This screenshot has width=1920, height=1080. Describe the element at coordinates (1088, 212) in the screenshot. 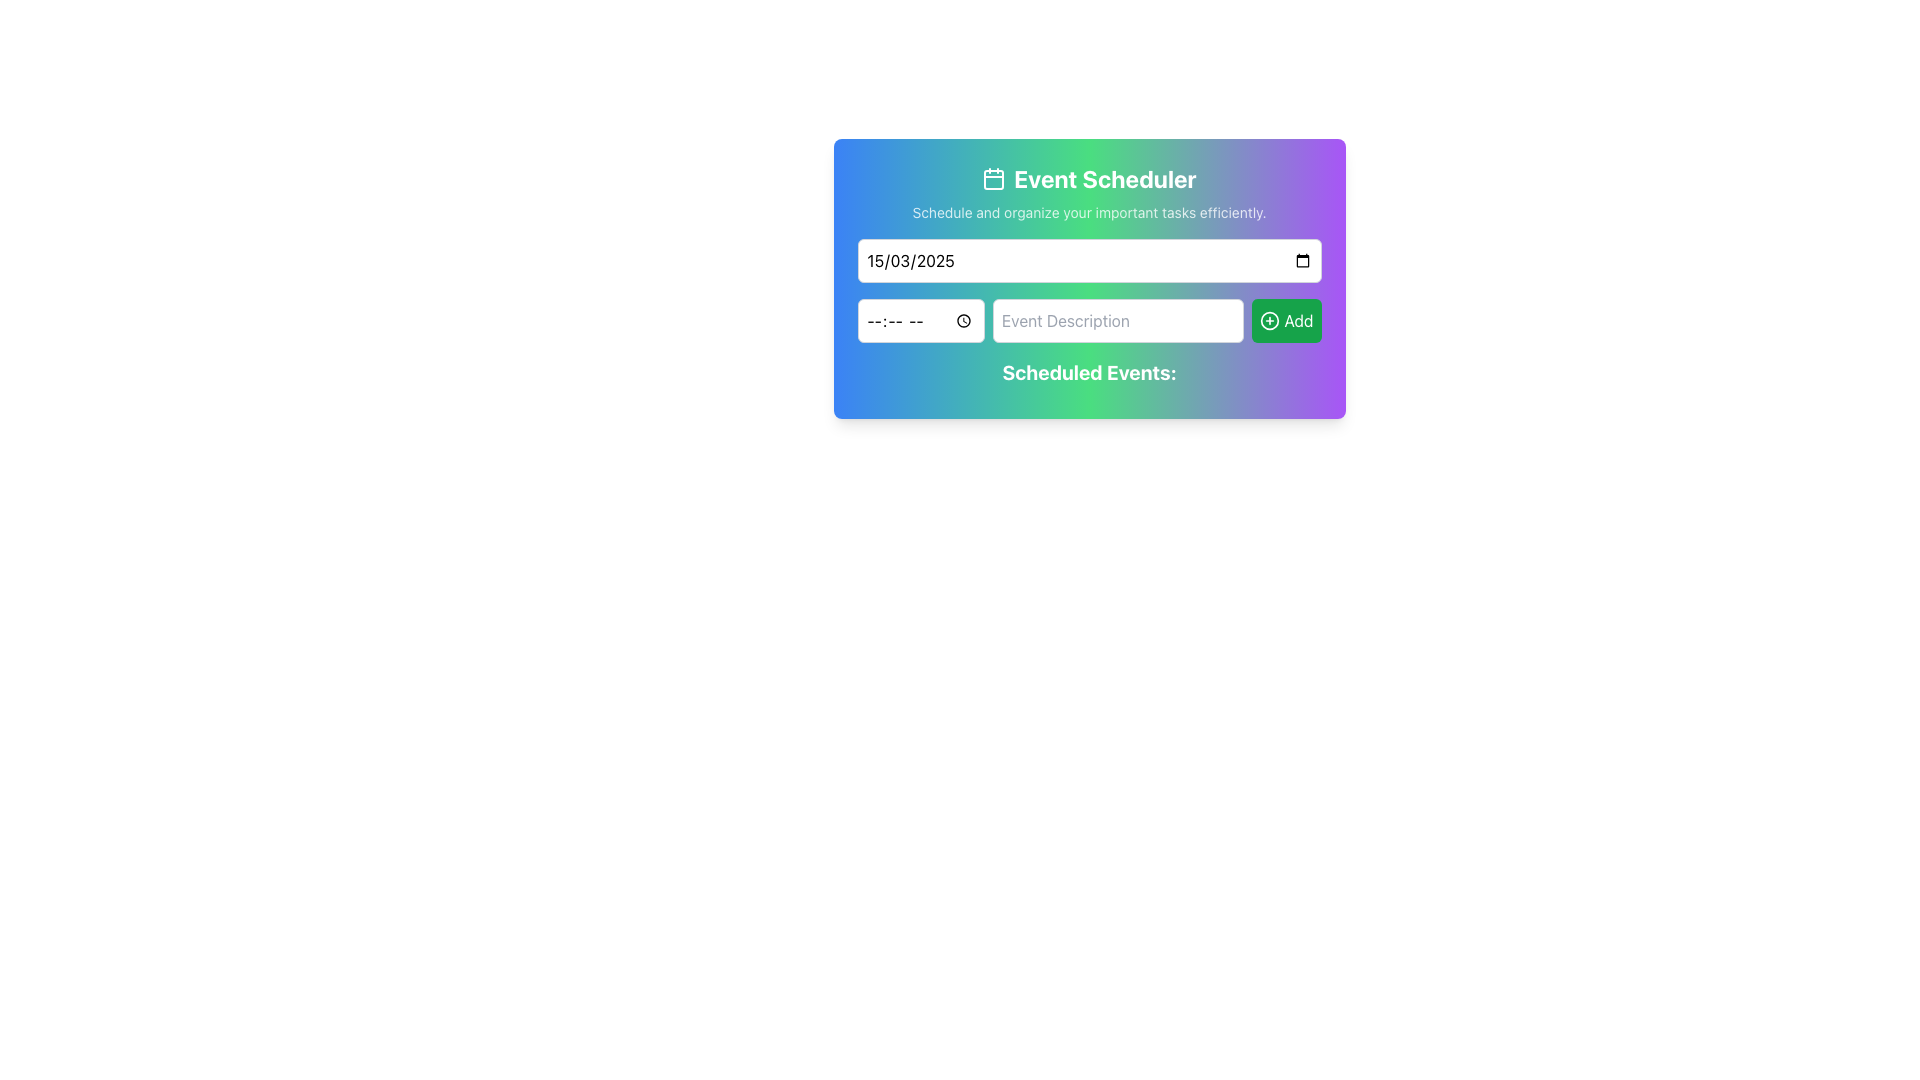

I see `the static text label that reads 'Schedule and organize your important tasks efficiently.' which is centrally aligned below the title 'Event Scheduler'` at that location.